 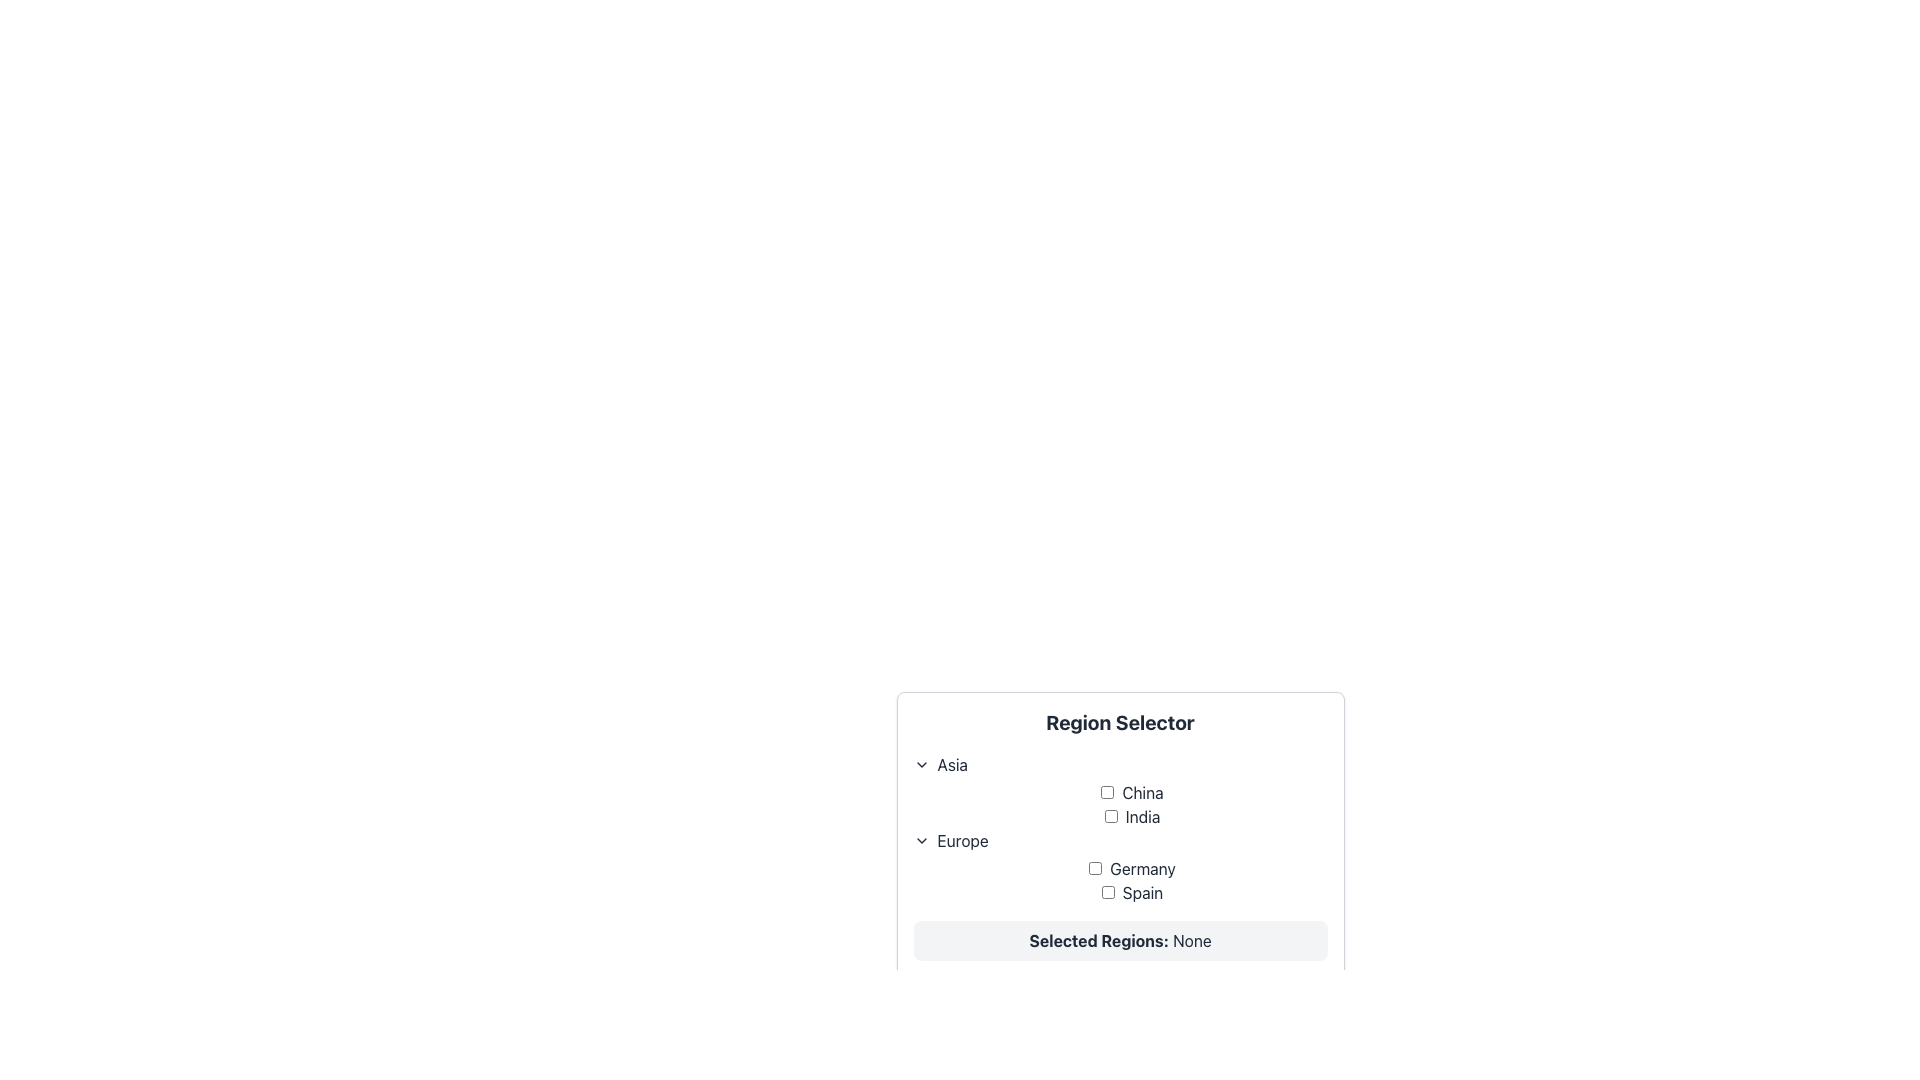 What do you see at coordinates (1094, 867) in the screenshot?
I see `the standard checkbox located in the 'Region Selector' panel beside the text 'Germany'` at bounding box center [1094, 867].